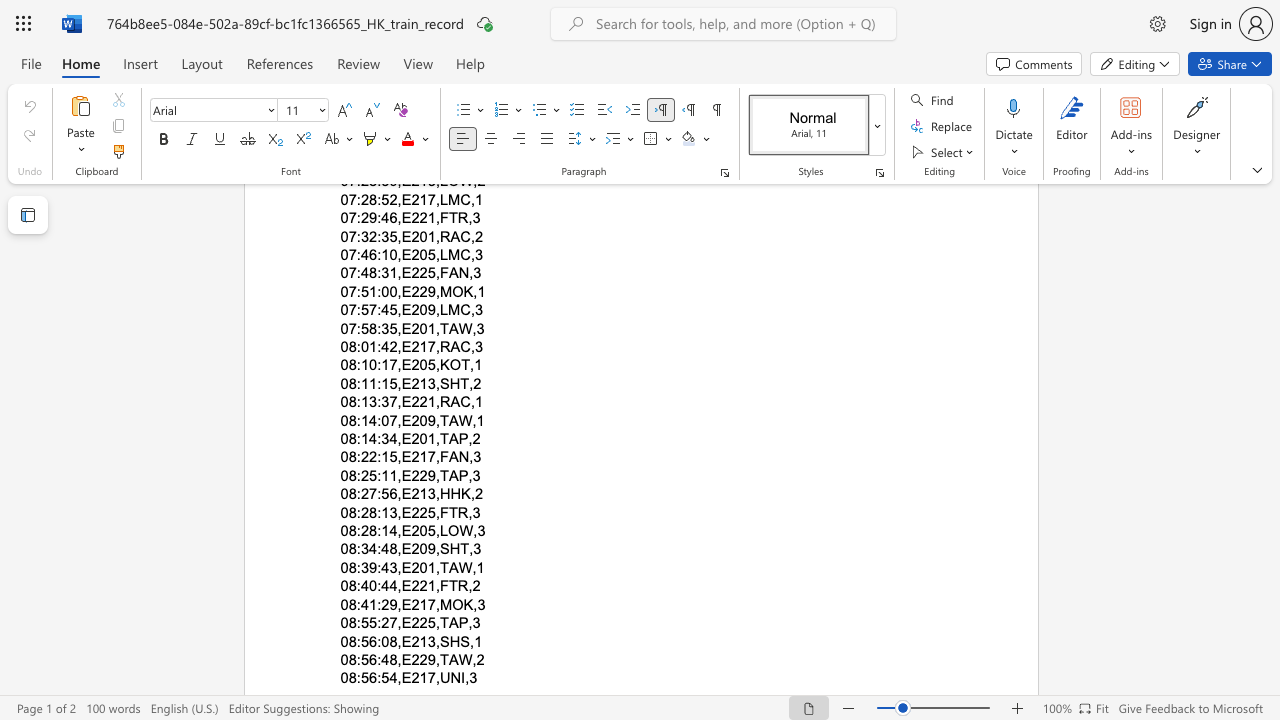  Describe the element at coordinates (397, 585) in the screenshot. I see `the subset text ",E" within the text "08:40:44,E221,FTR,2"` at that location.